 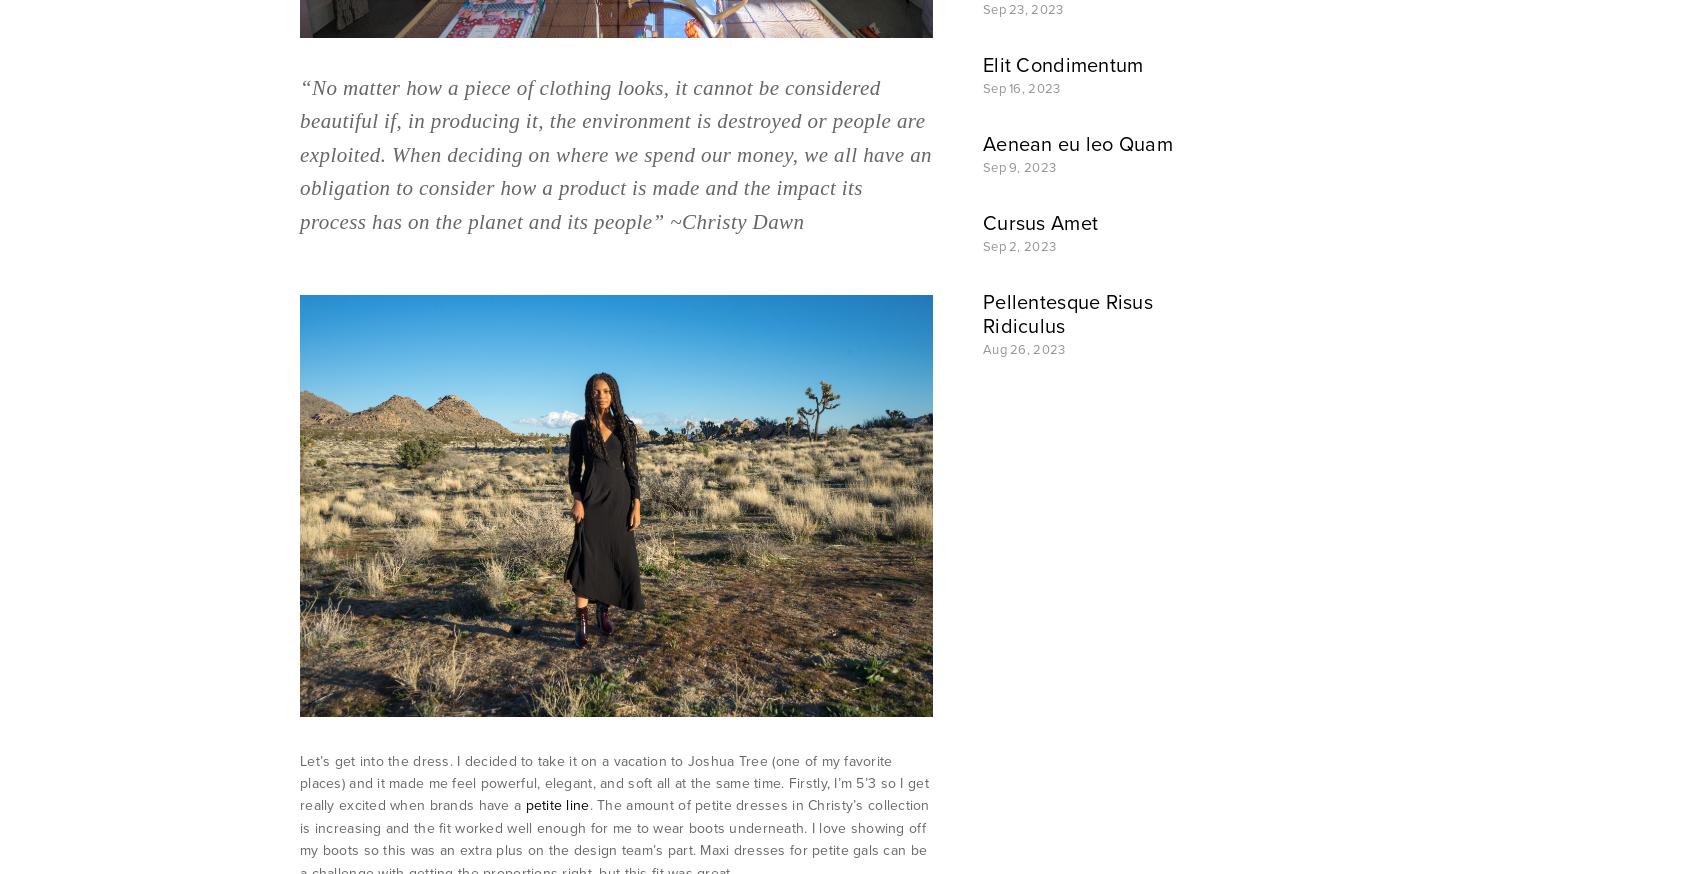 I want to click on 'Aug 26, 2023', so click(x=1024, y=348).